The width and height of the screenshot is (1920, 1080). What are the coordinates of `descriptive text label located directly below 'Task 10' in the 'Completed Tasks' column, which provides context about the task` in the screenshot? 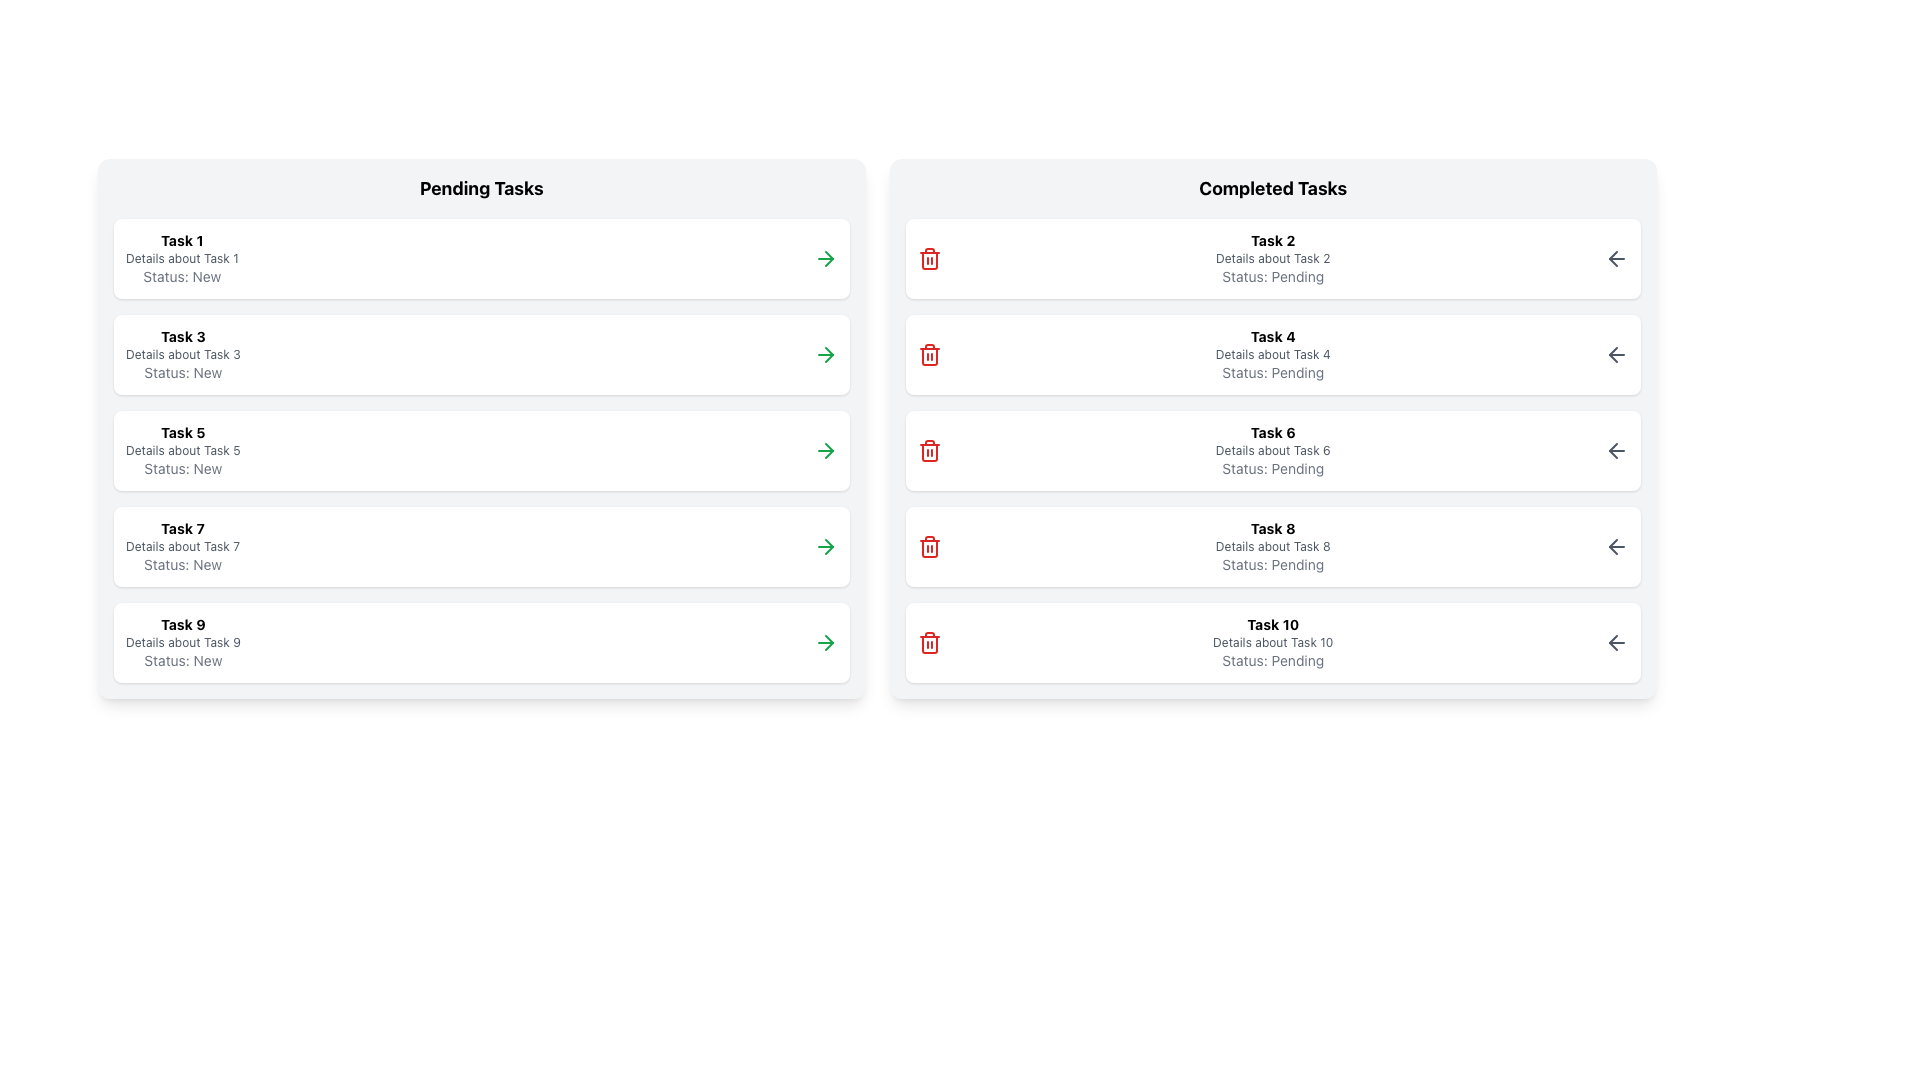 It's located at (1272, 643).